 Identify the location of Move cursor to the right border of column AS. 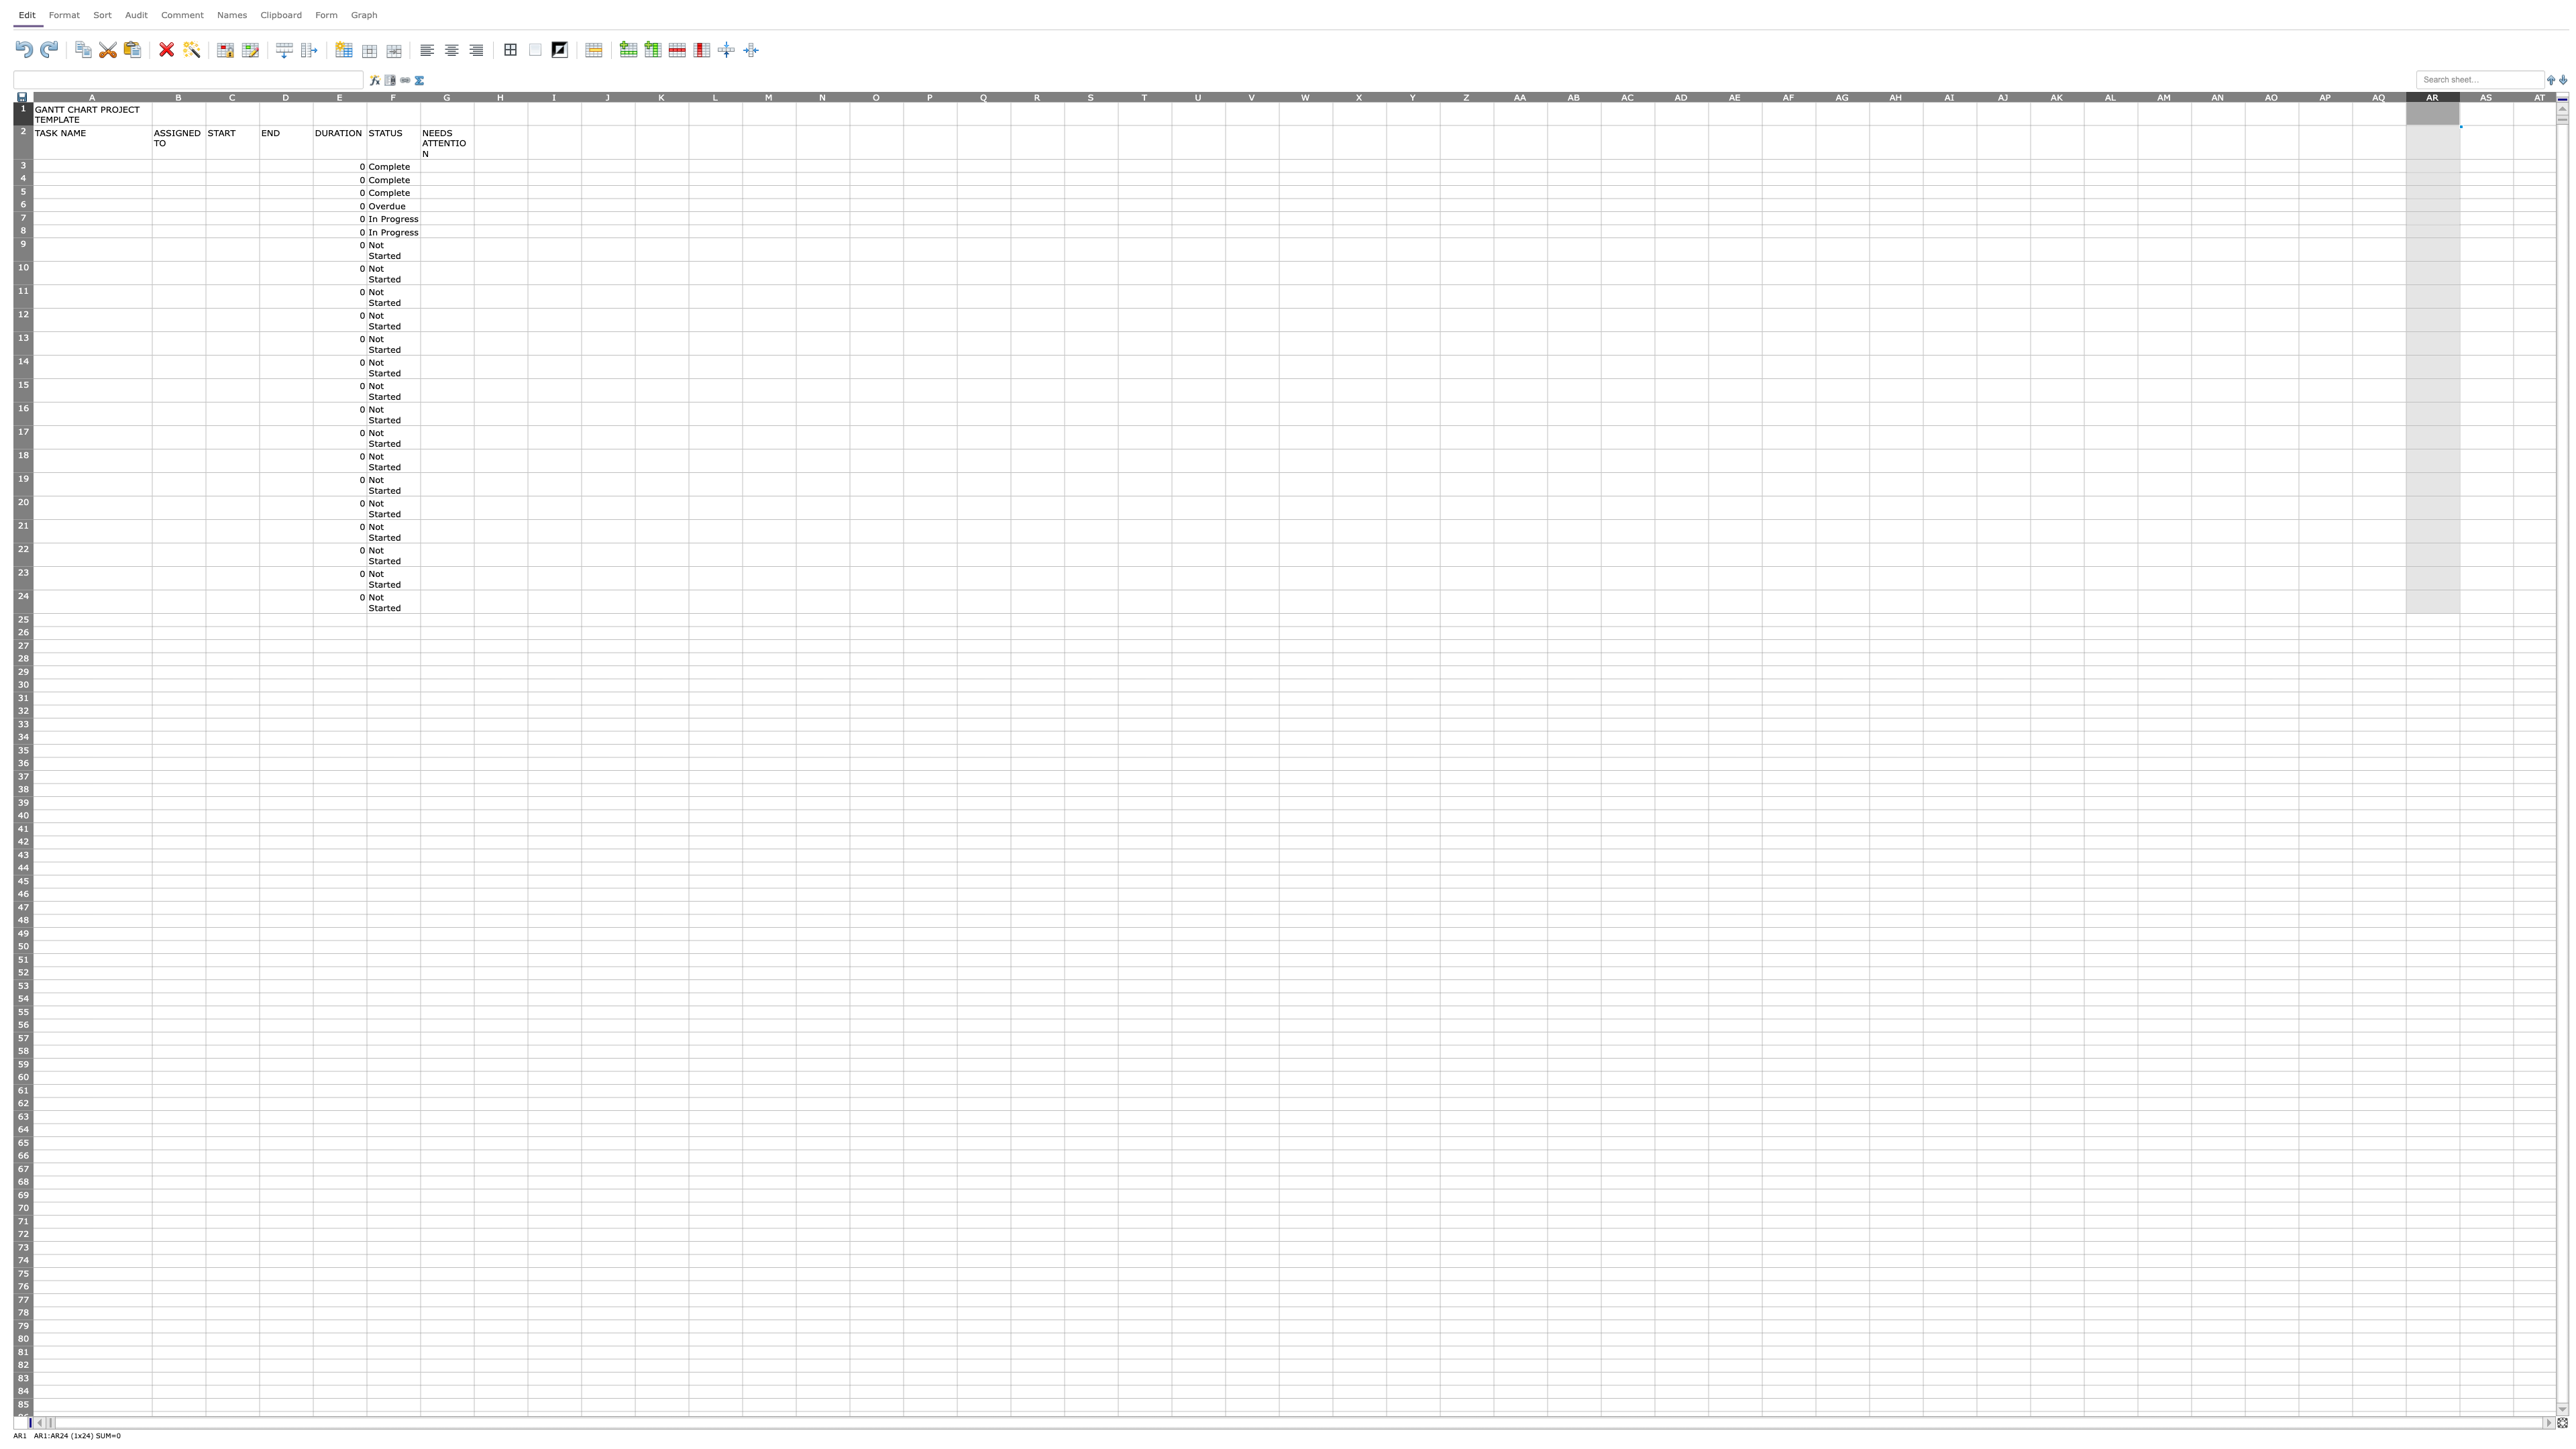
(2514, 95).